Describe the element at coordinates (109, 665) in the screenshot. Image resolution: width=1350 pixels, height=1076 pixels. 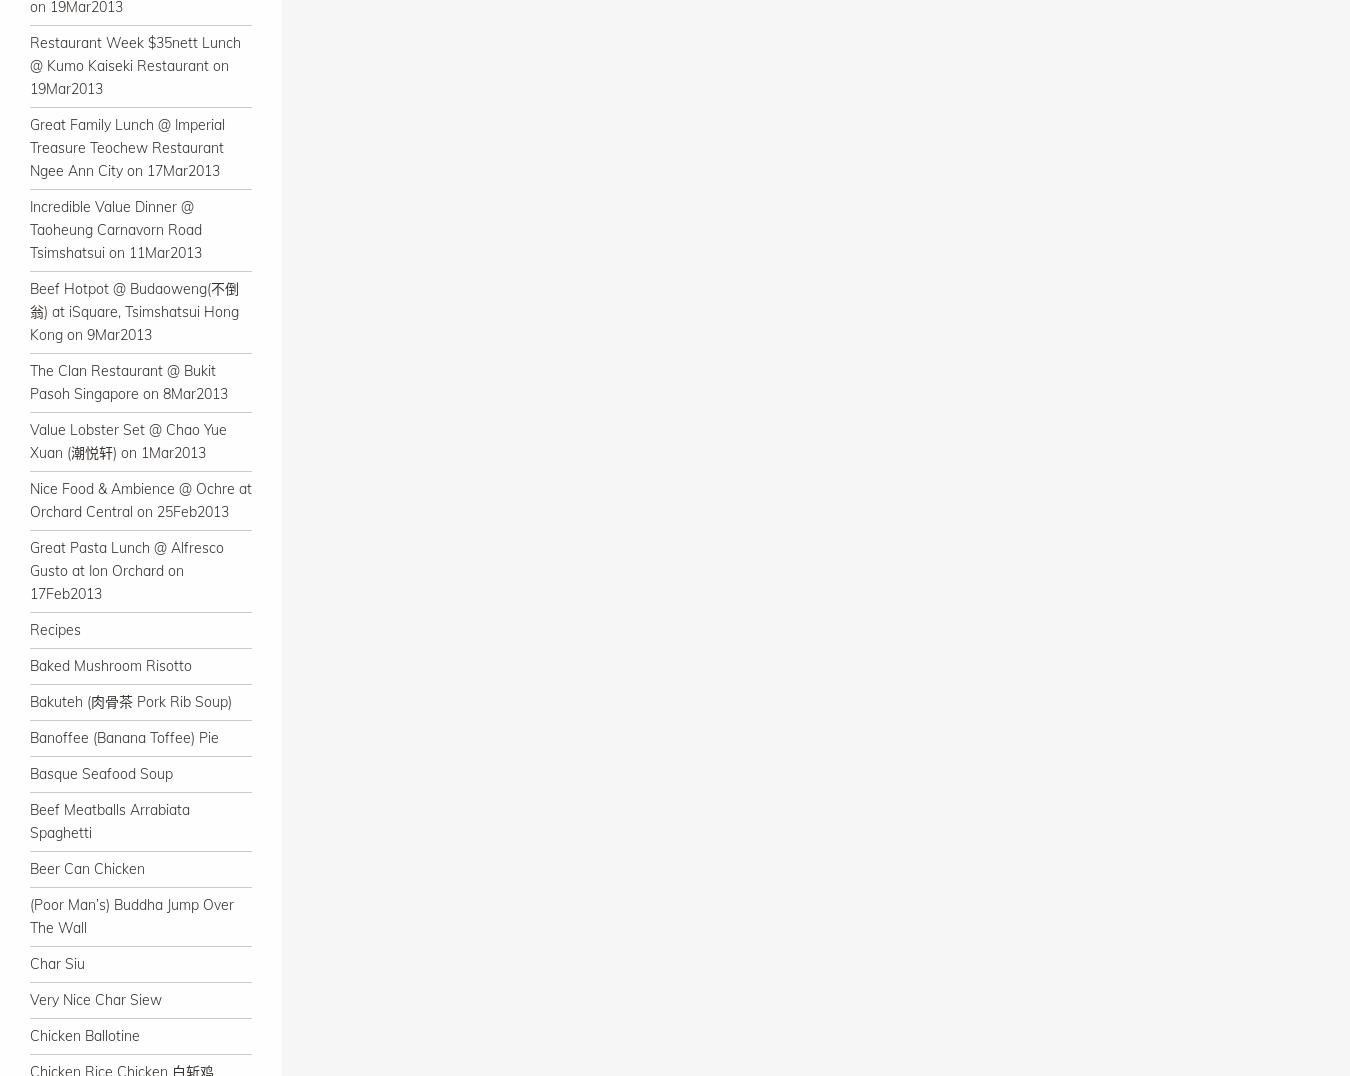
I see `'Baked Mushroom Risotto'` at that location.